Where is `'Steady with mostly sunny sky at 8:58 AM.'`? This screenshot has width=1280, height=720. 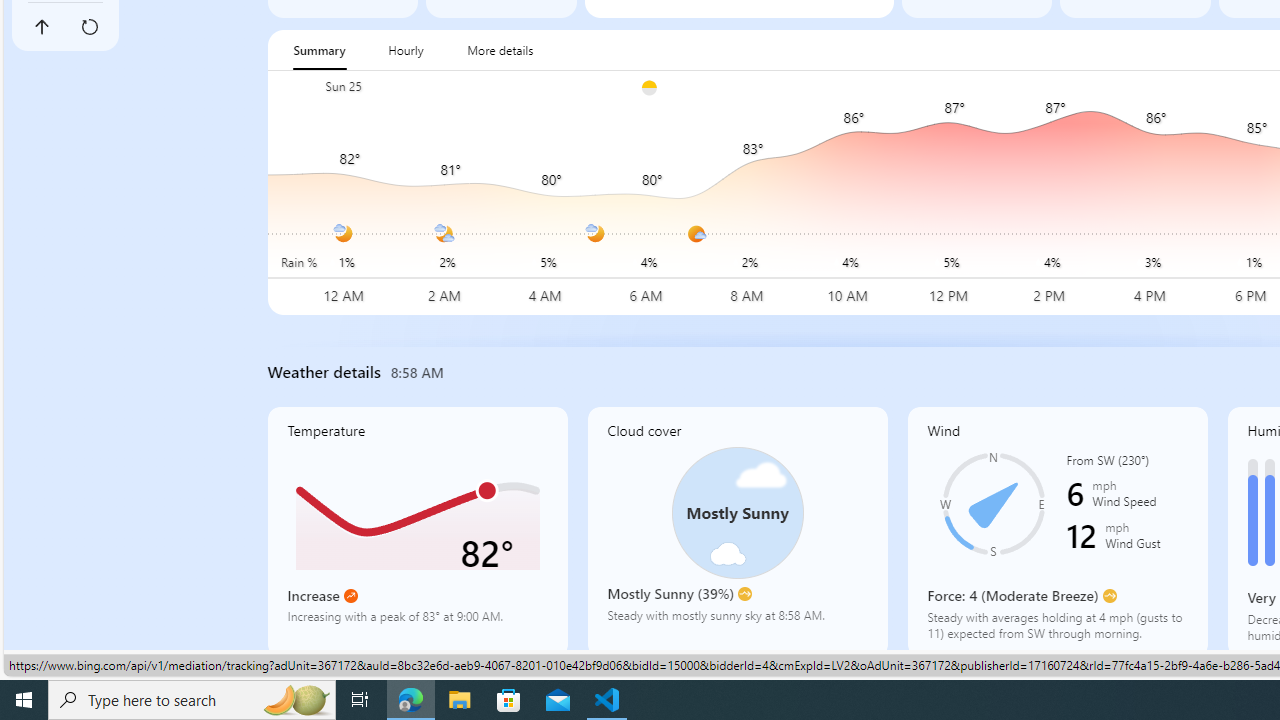 'Steady with mostly sunny sky at 8:58 AM.' is located at coordinates (736, 622).